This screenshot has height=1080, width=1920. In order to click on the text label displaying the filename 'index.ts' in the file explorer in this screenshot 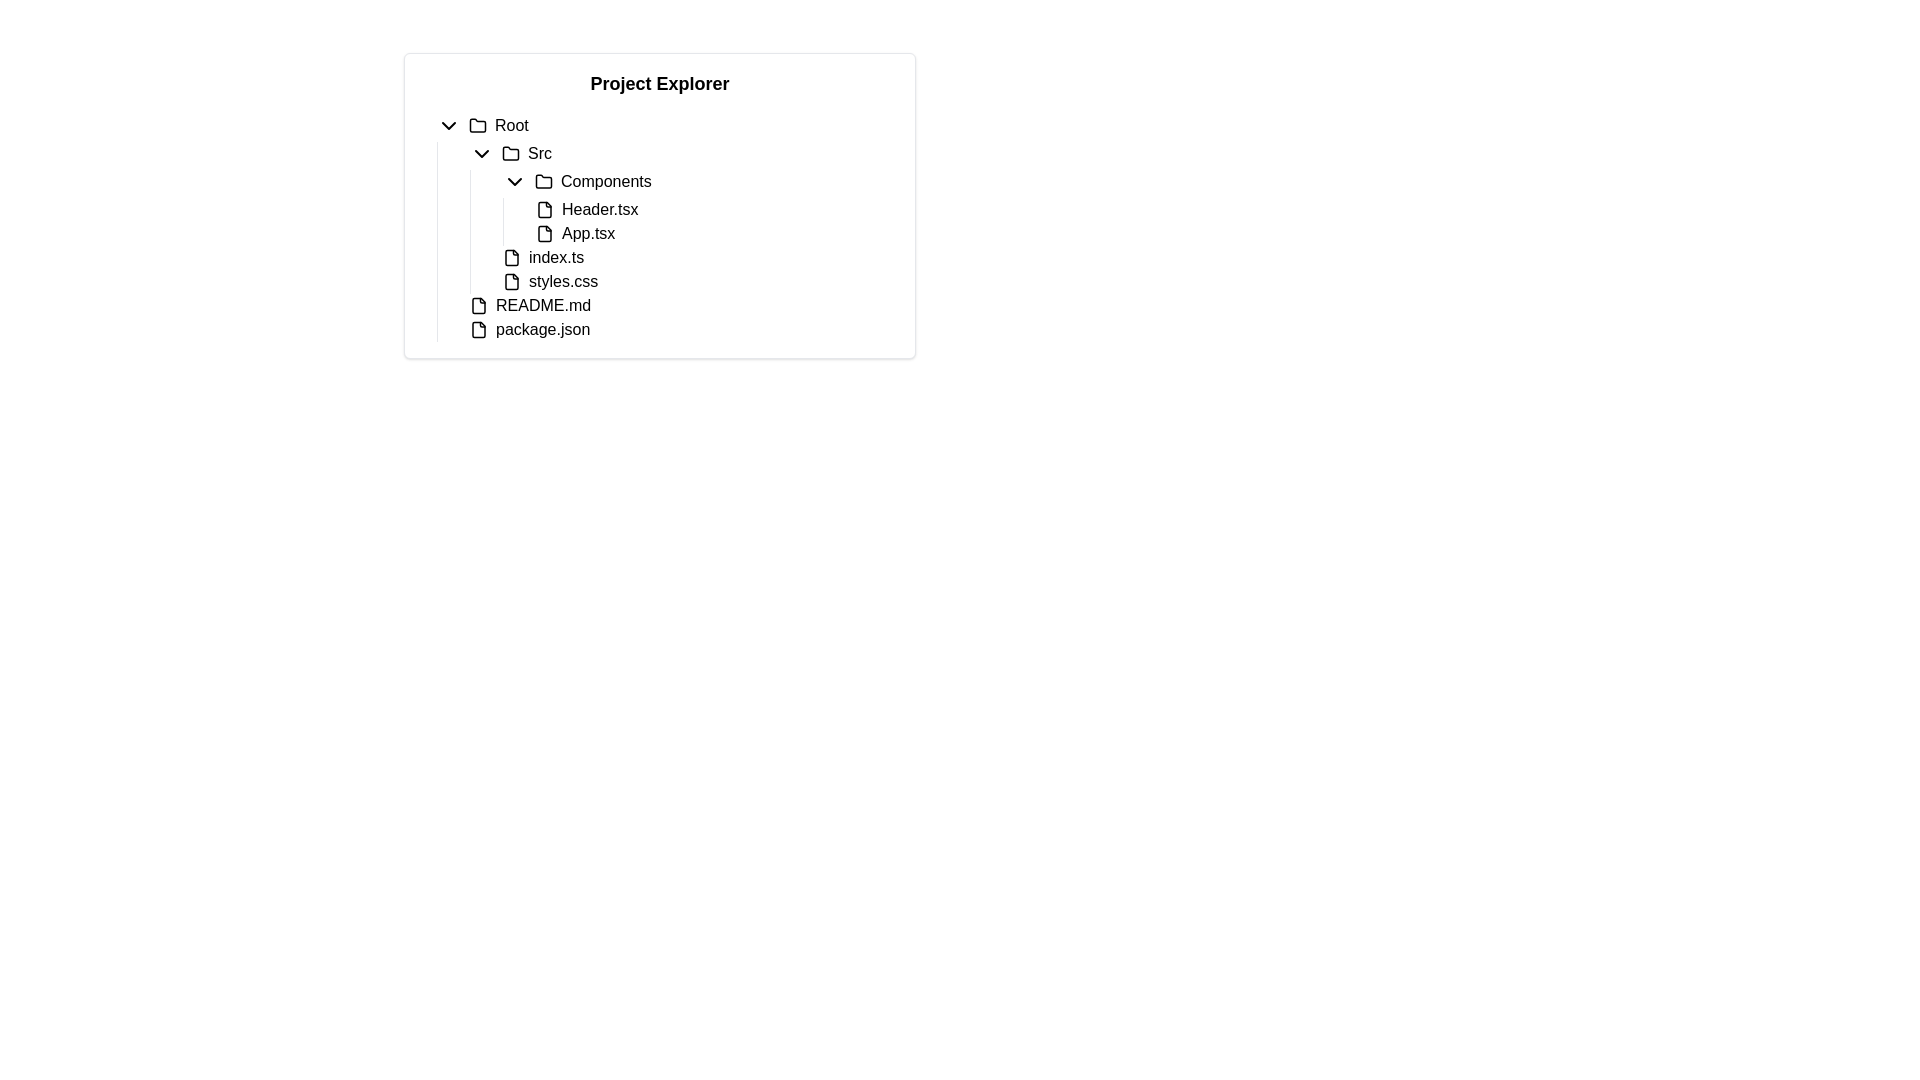, I will do `click(556, 257)`.